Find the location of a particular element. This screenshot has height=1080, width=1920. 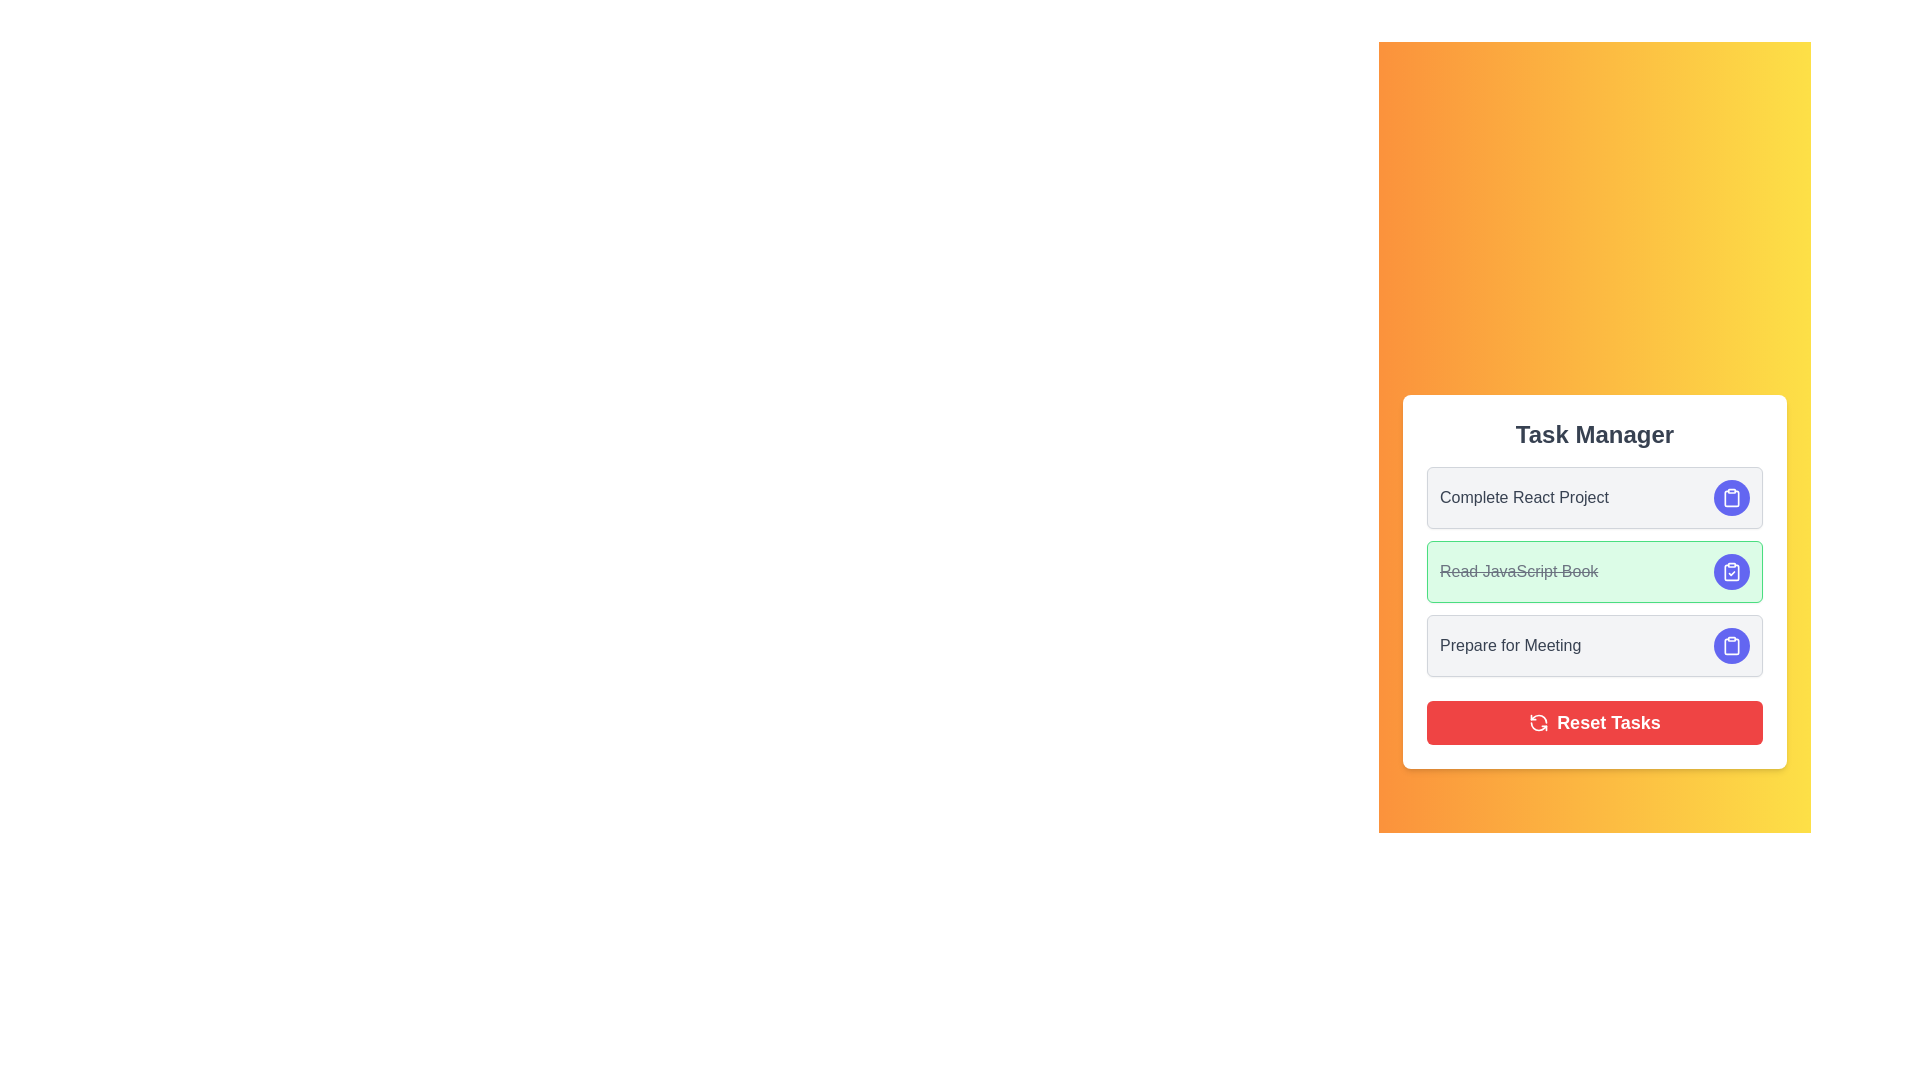

the button located to the far right of the 'Complete React Project' item in the task list to observe the hover effect is located at coordinates (1731, 496).